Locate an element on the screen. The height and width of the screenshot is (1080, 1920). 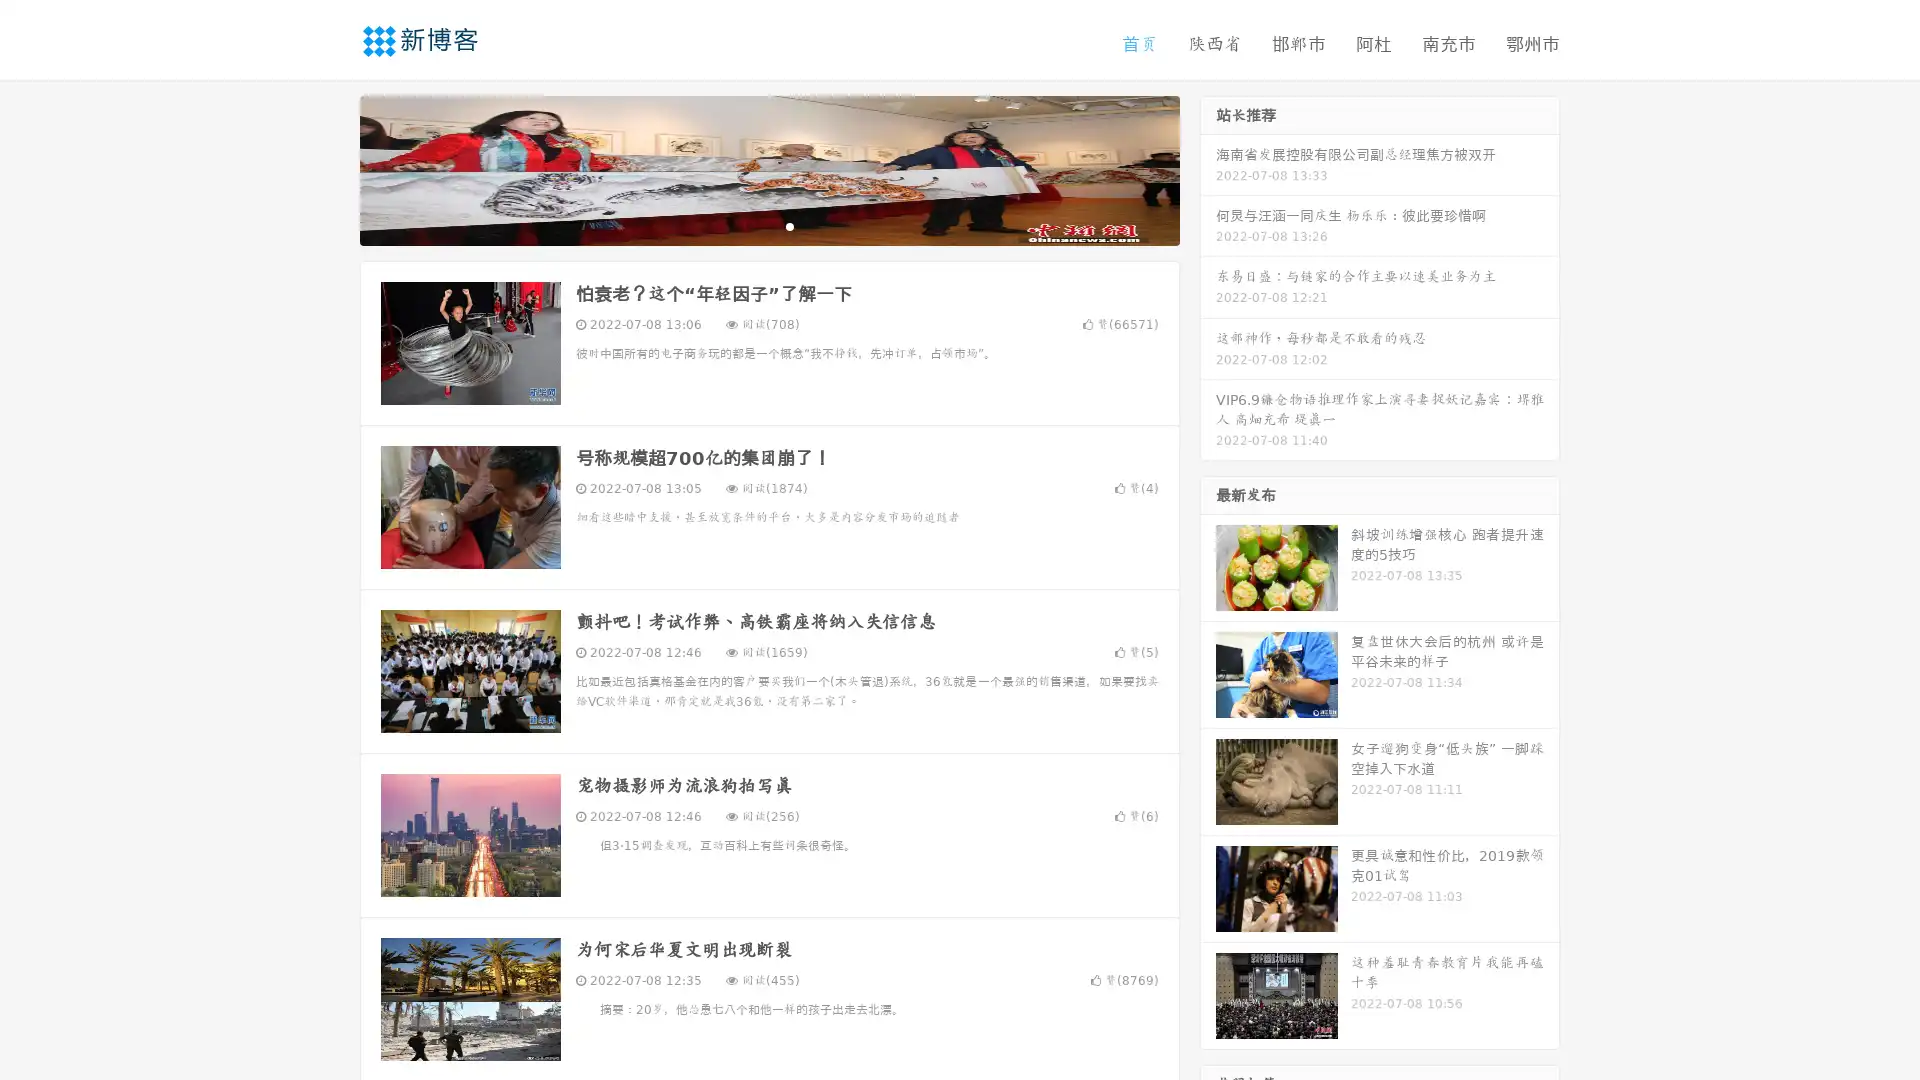
Next slide is located at coordinates (1208, 168).